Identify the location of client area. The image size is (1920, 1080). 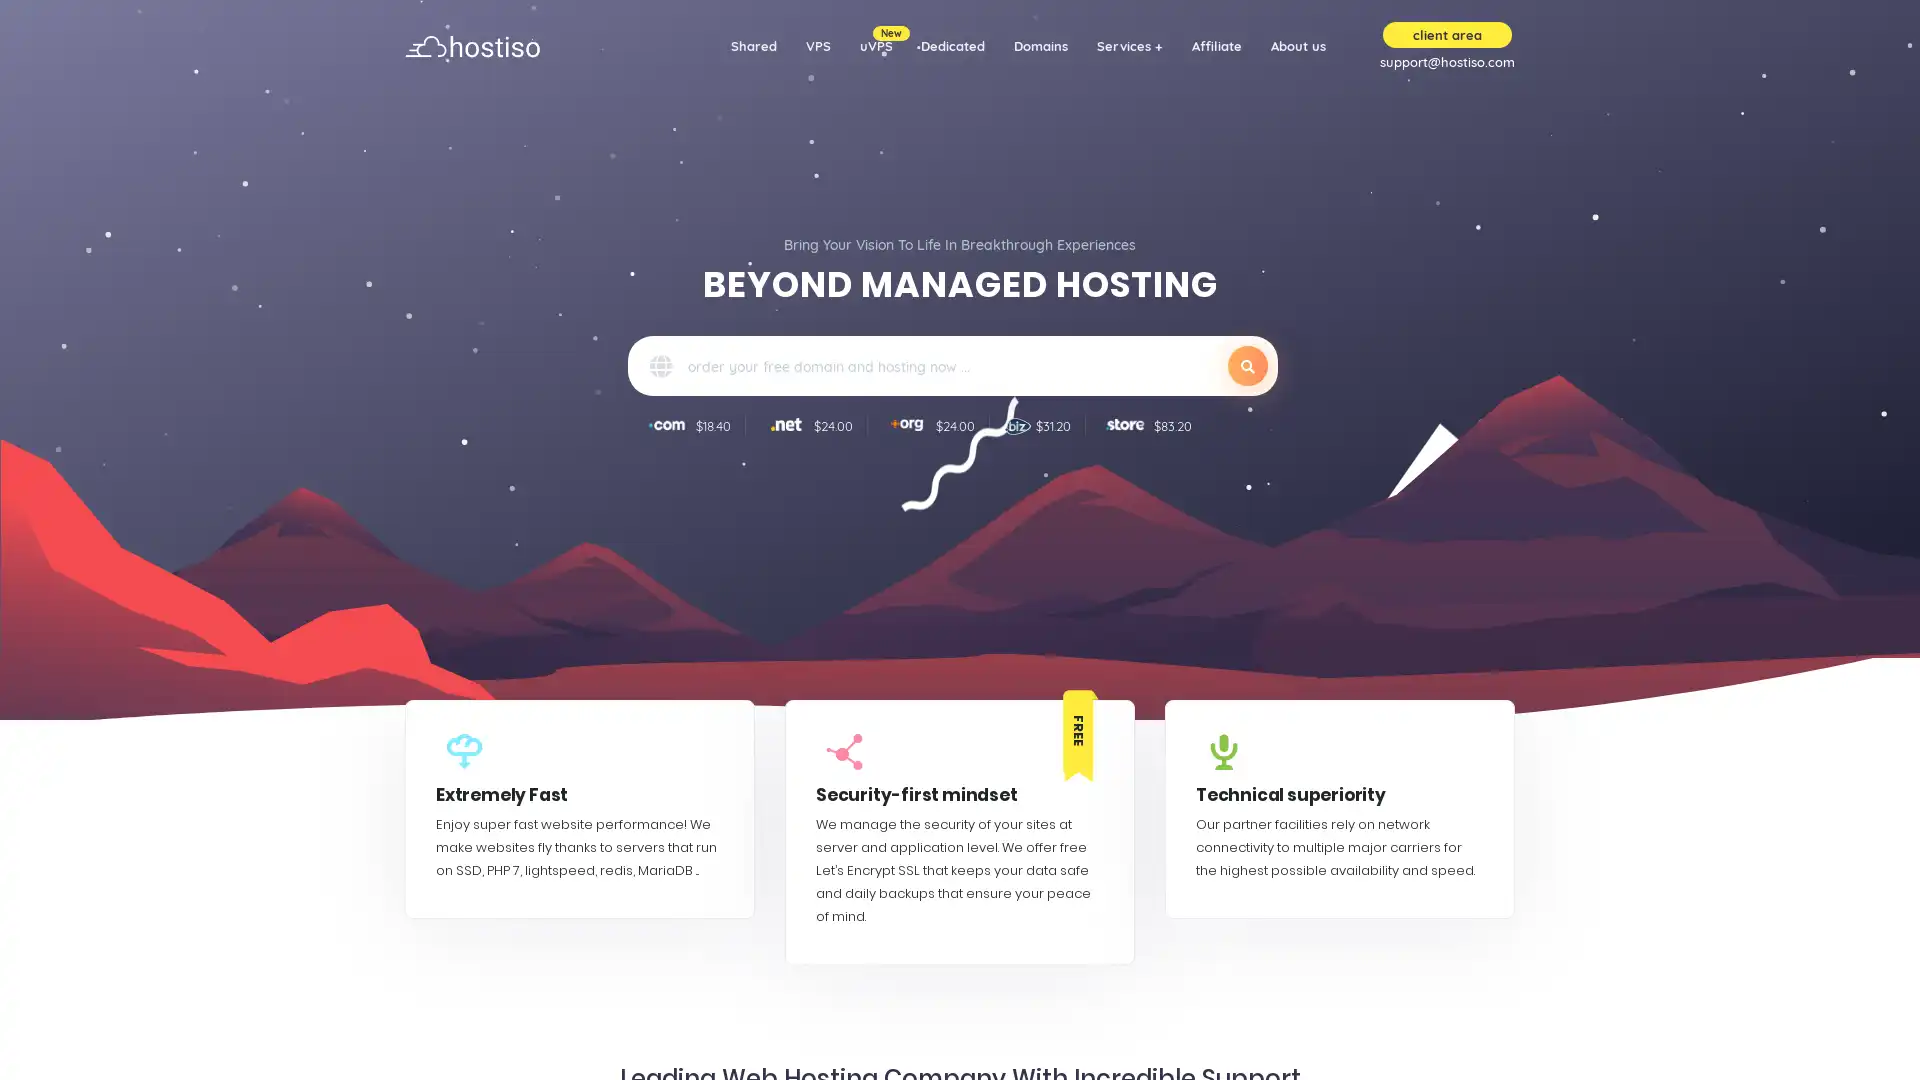
(1447, 34).